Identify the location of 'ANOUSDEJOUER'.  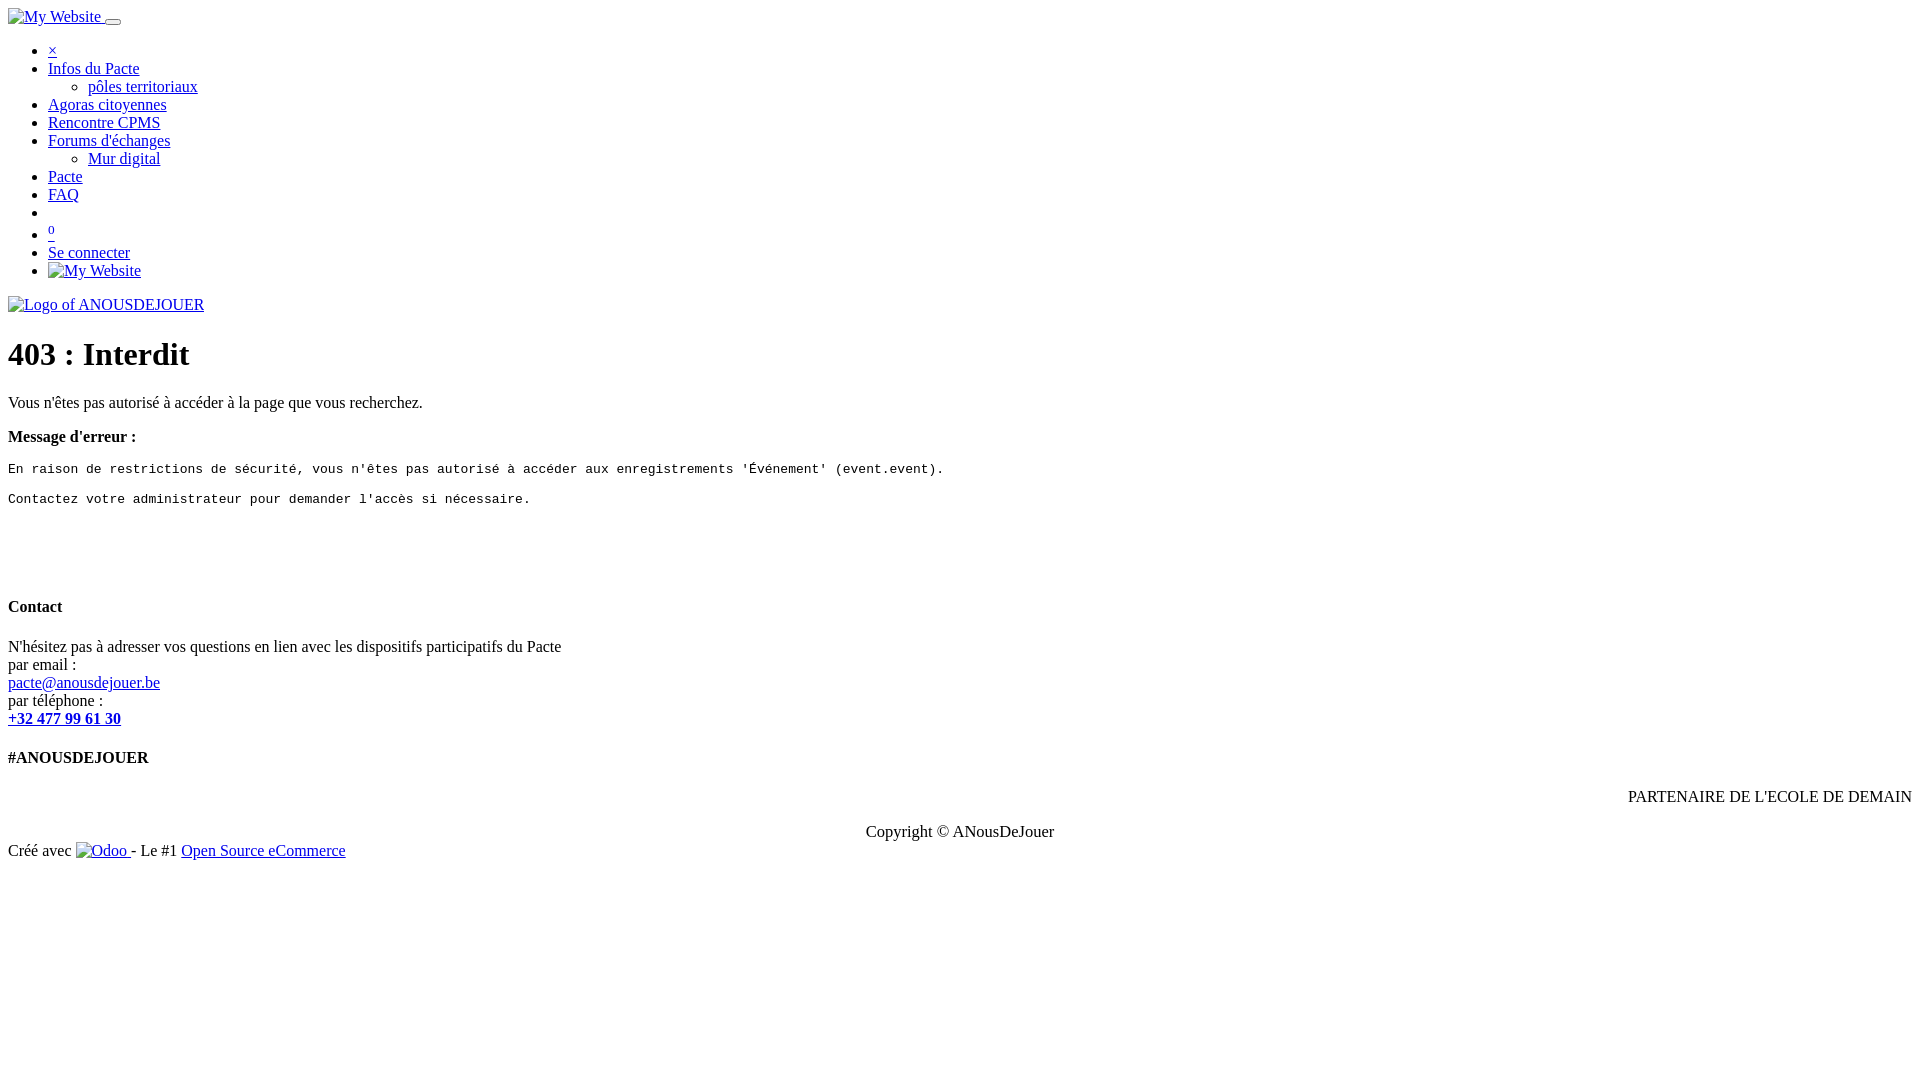
(104, 304).